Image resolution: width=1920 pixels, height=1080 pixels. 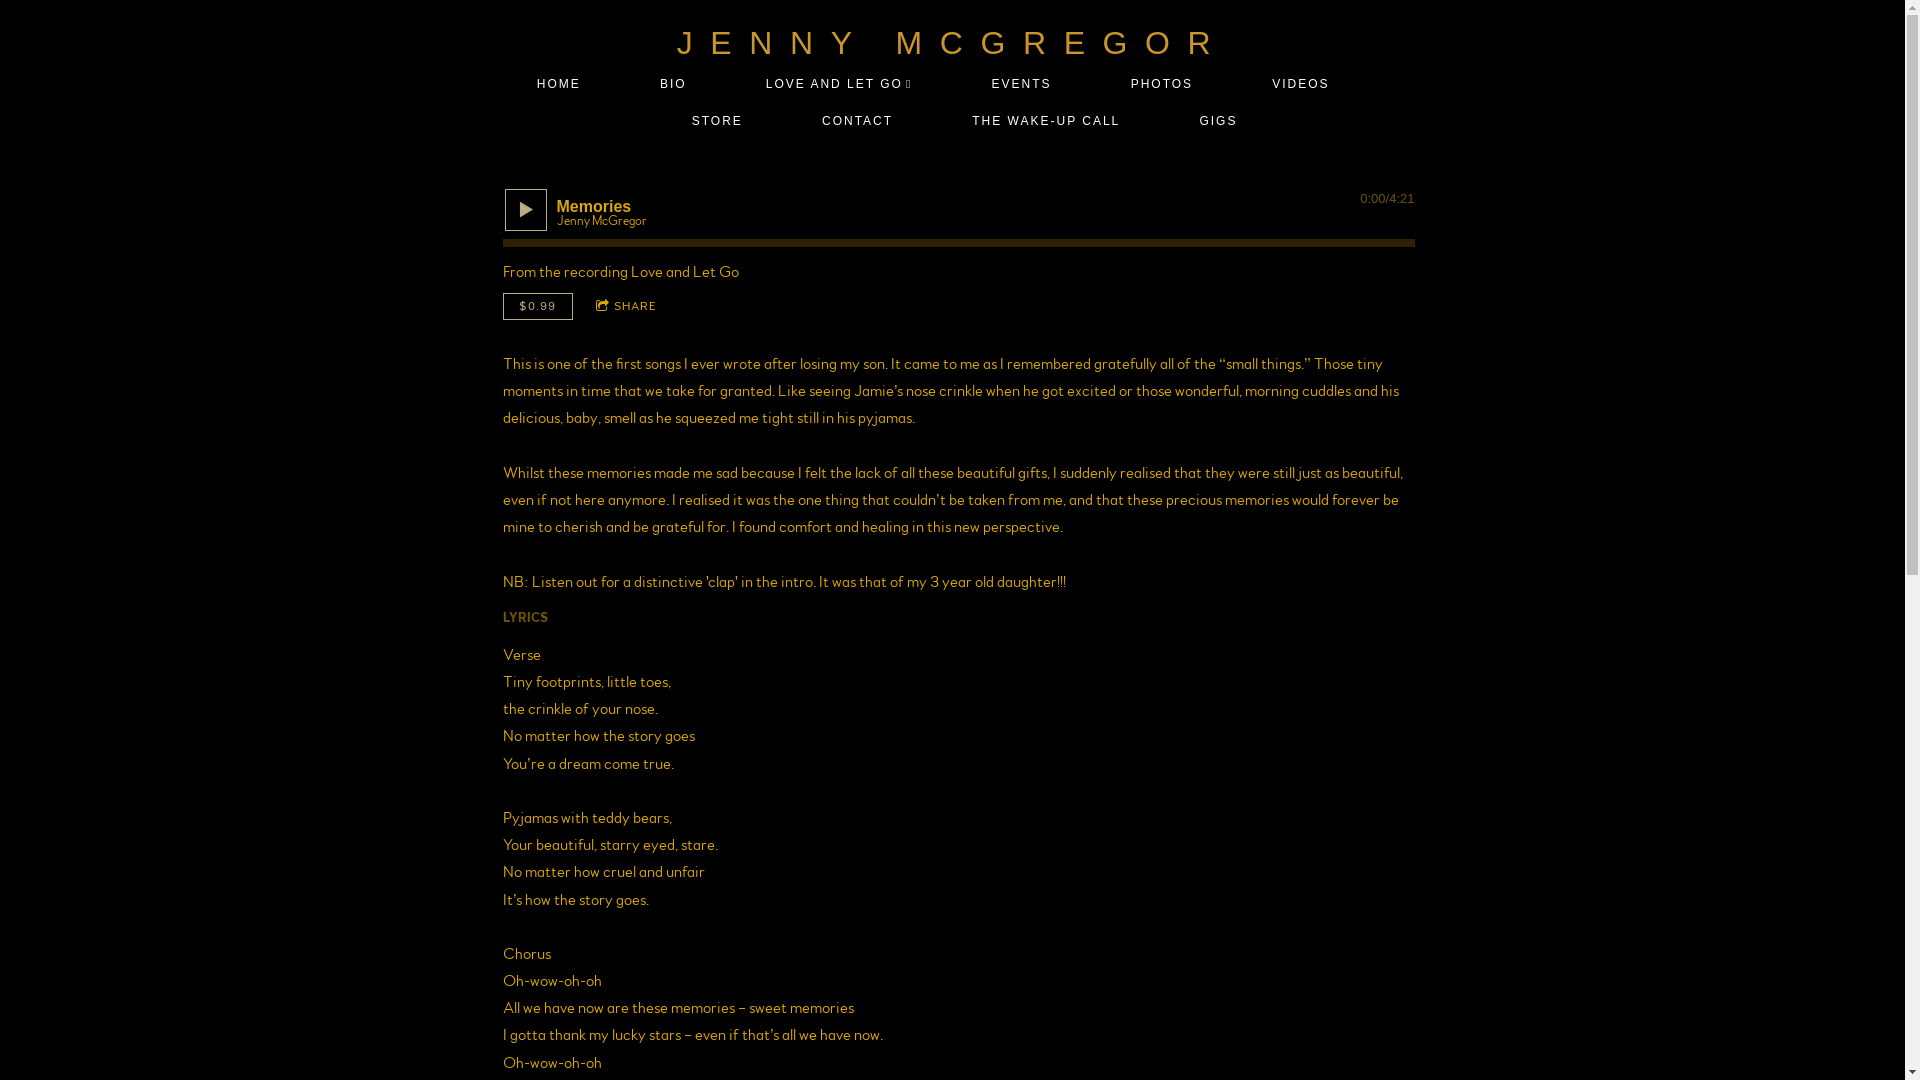 What do you see at coordinates (1161, 83) in the screenshot?
I see `'PHOTOS'` at bounding box center [1161, 83].